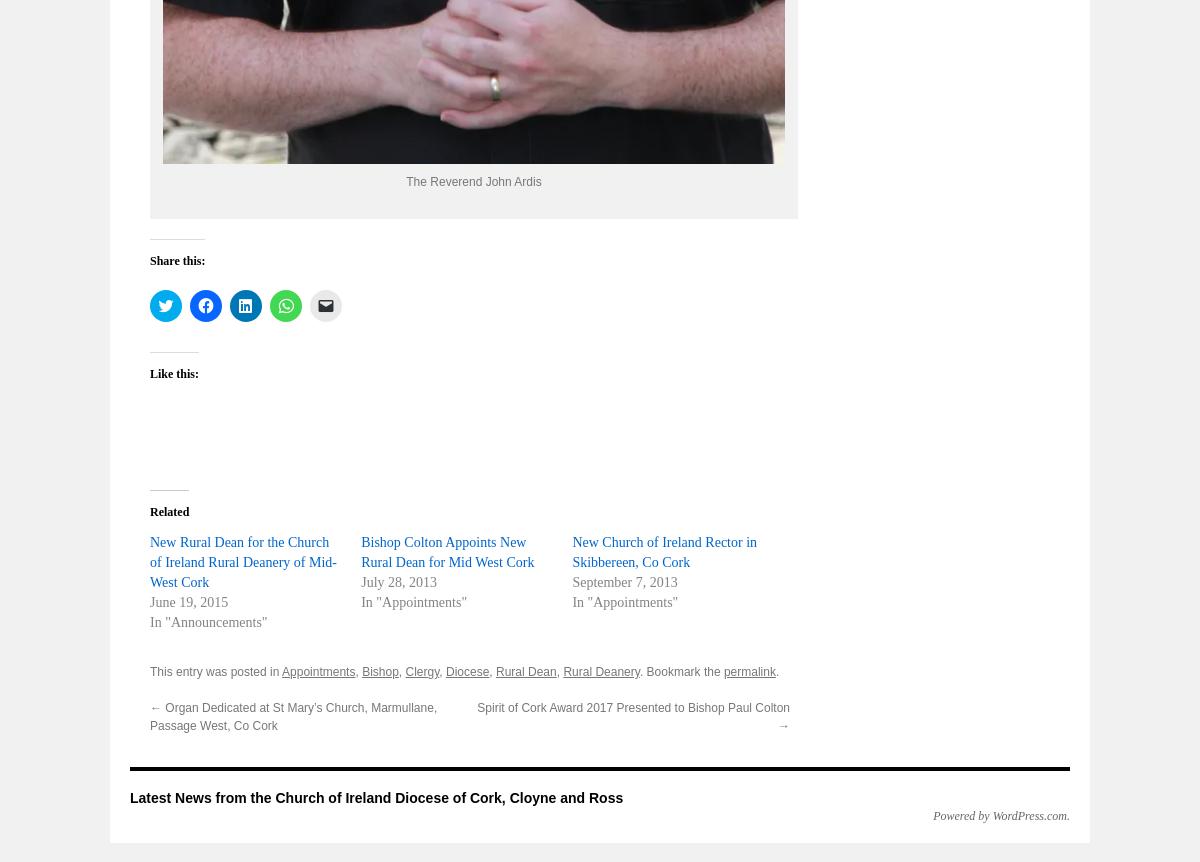 This screenshot has height=862, width=1200. What do you see at coordinates (150, 716) in the screenshot?
I see `'Organ Dedicated at St Mary’s Church, Marmullane, Passage West, Co Cork'` at bounding box center [150, 716].